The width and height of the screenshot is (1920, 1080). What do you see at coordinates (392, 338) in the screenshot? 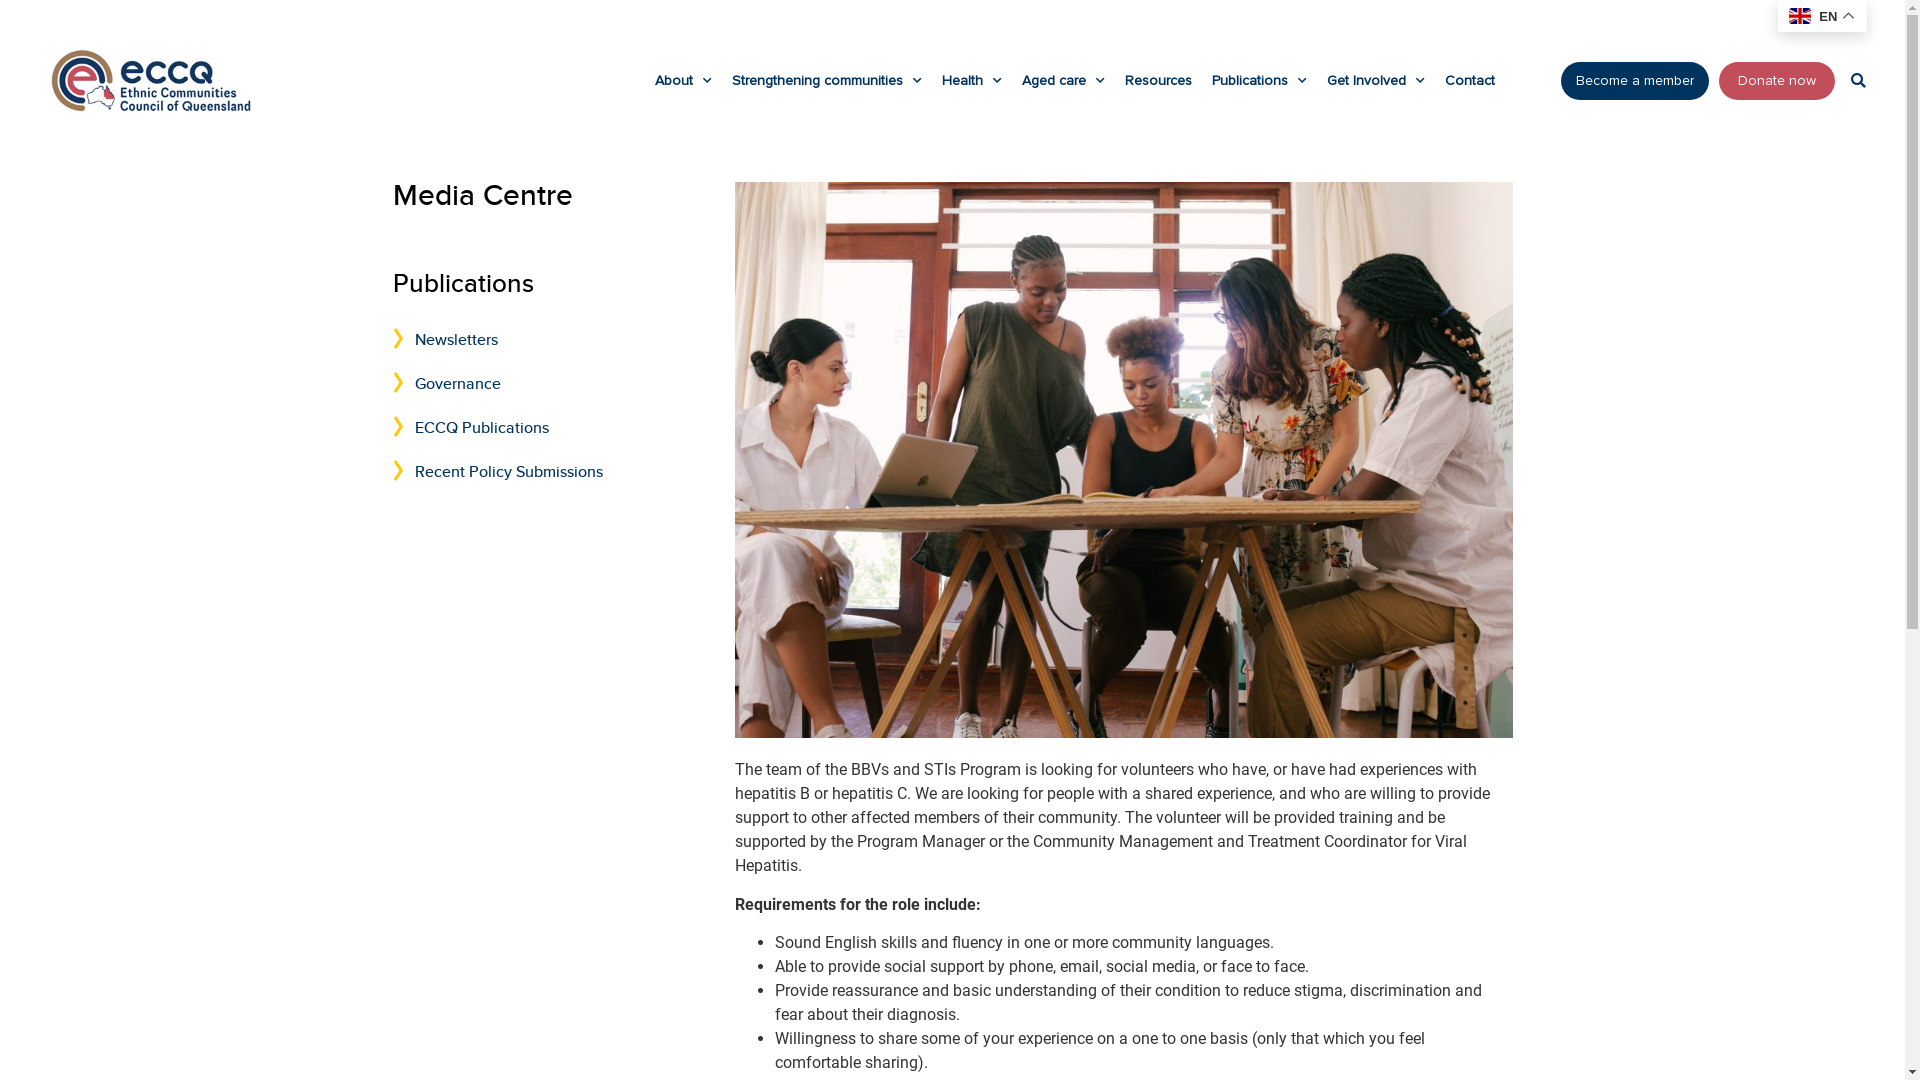
I see `'Newsletters'` at bounding box center [392, 338].